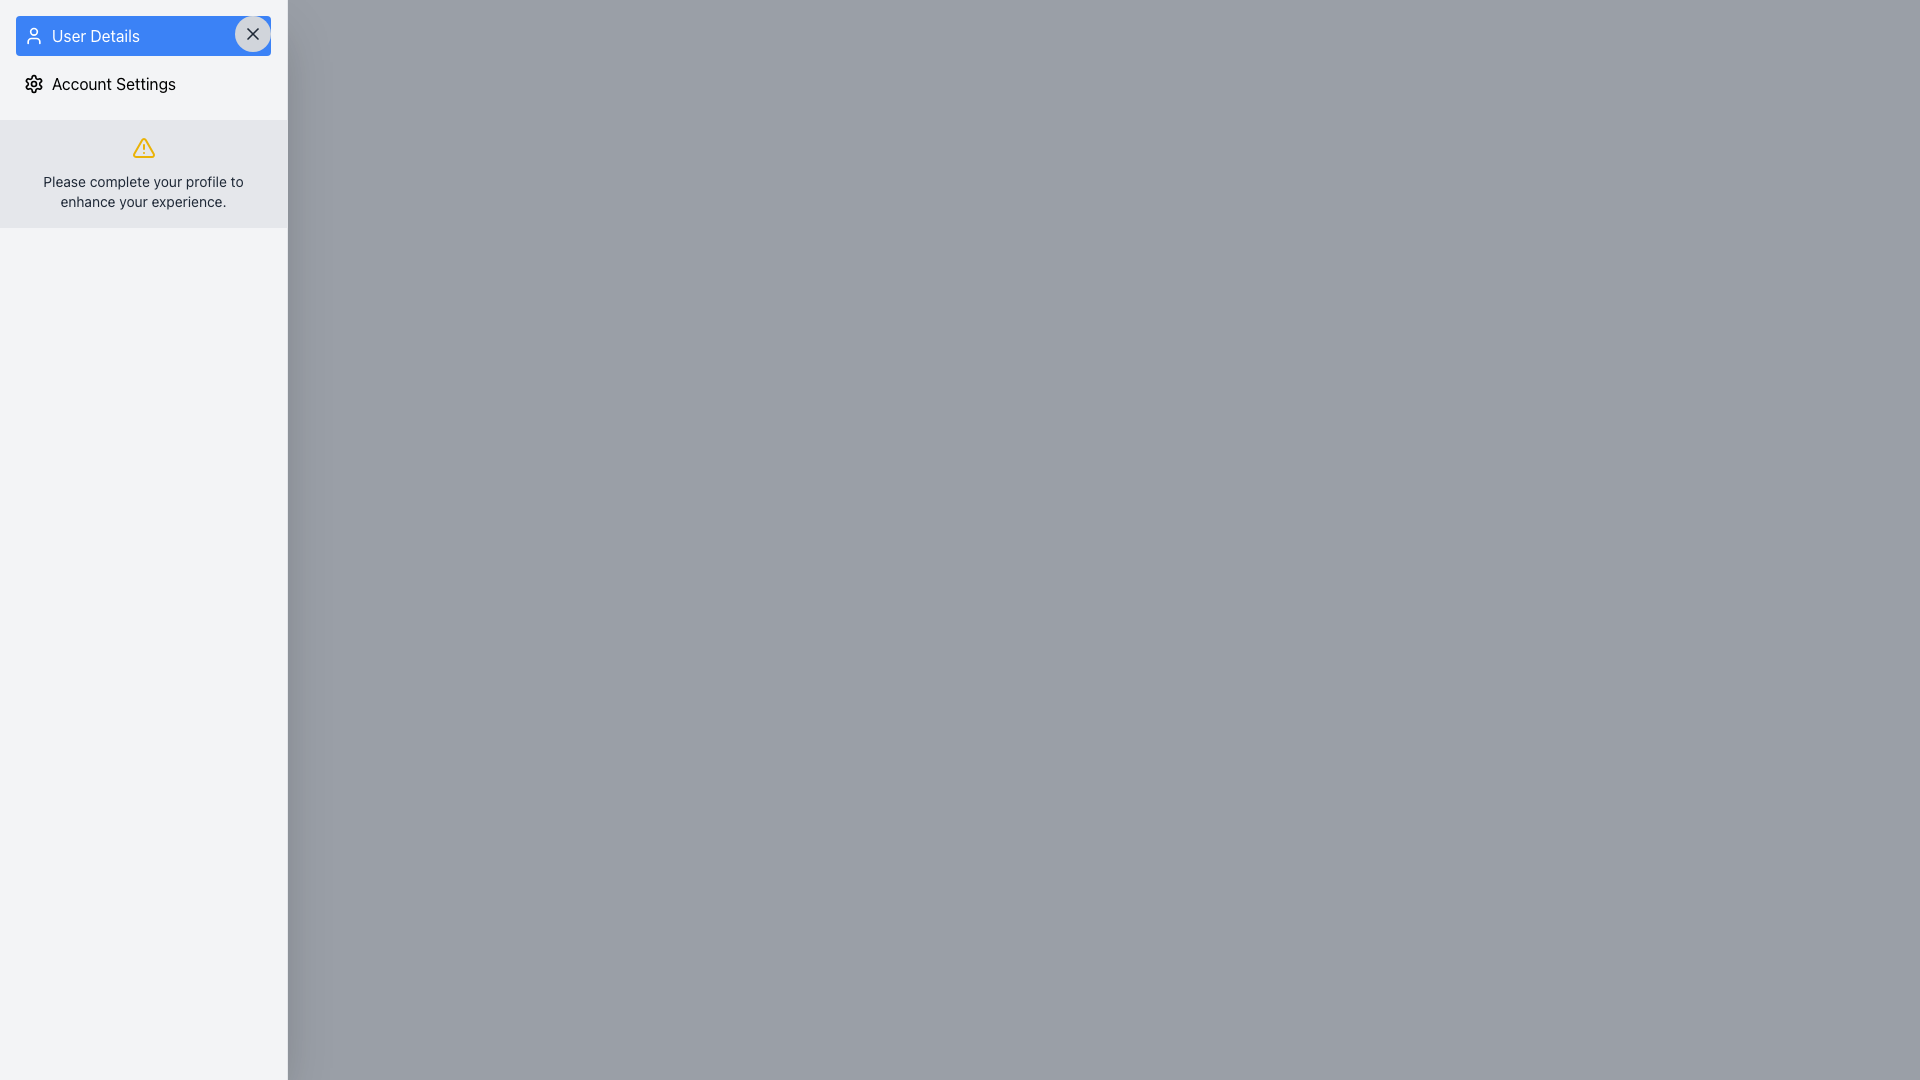  What do you see at coordinates (142, 192) in the screenshot?
I see `the informational message prompting users to complete their profile, located below the triangular alert icon in the sidebar` at bounding box center [142, 192].